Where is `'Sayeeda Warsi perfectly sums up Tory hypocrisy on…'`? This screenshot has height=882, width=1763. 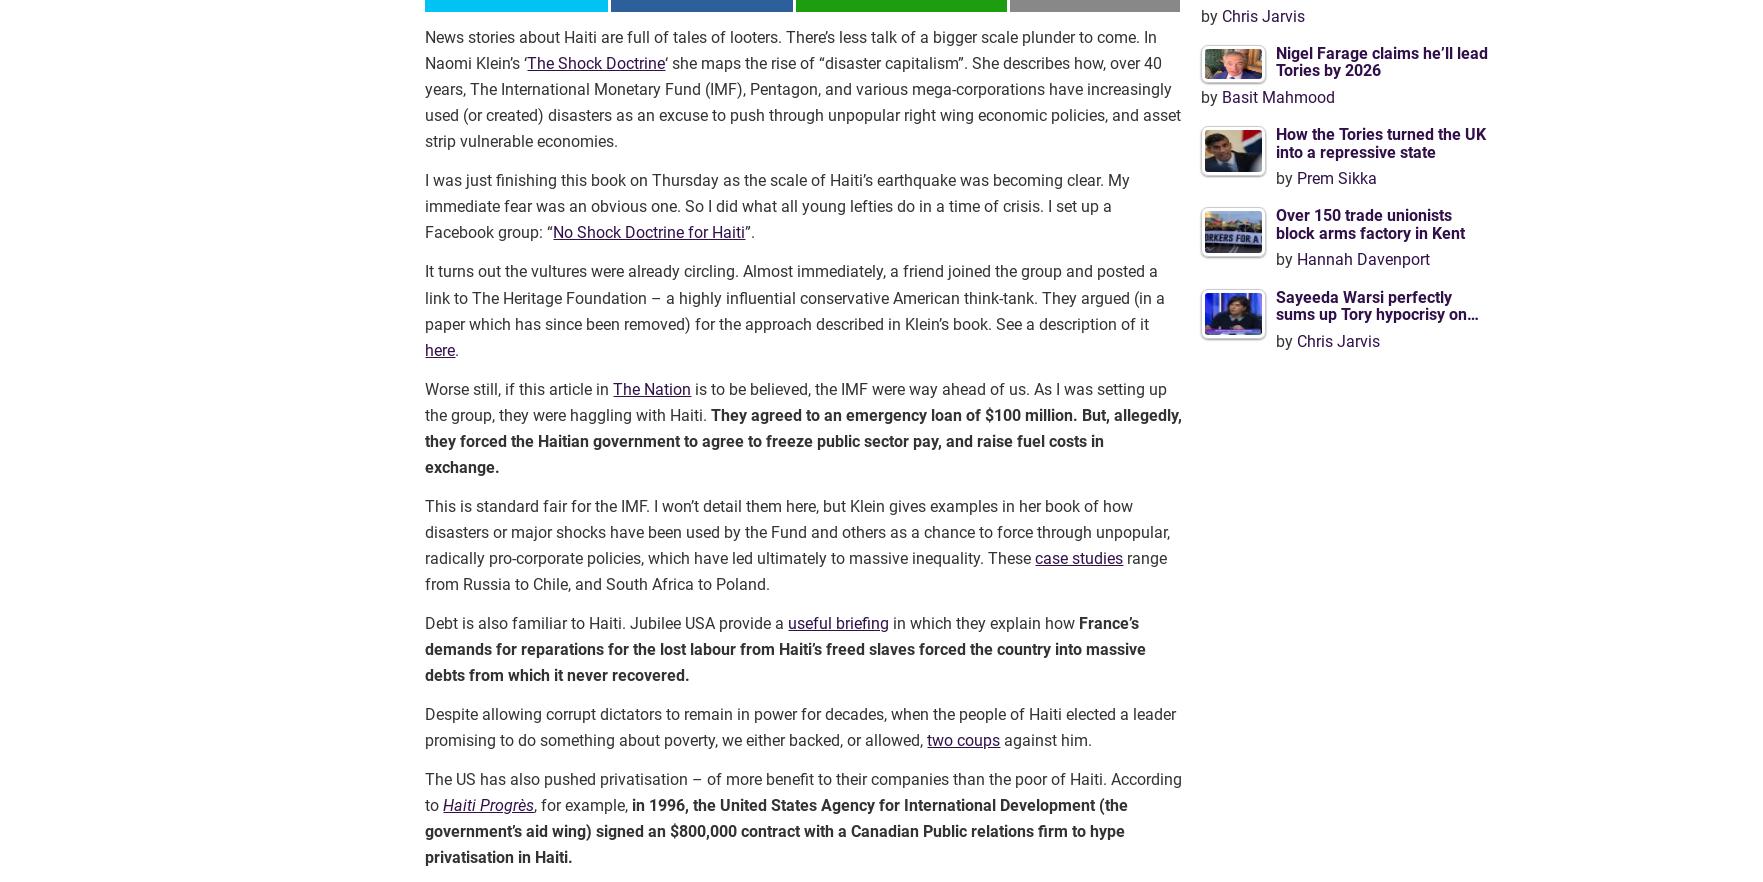
'Sayeeda Warsi perfectly sums up Tory hypocrisy on…' is located at coordinates (1375, 304).